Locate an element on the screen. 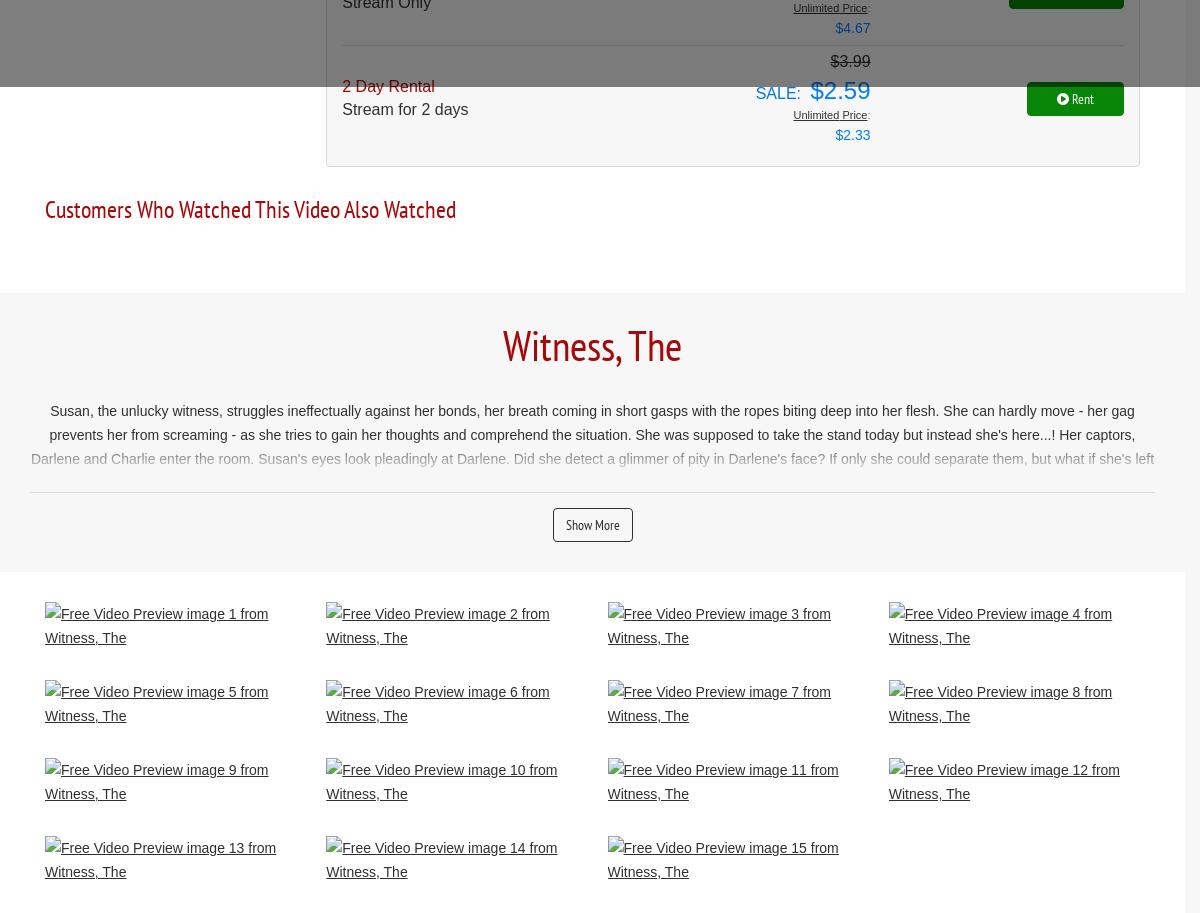  '$4.67' is located at coordinates (851, 27).